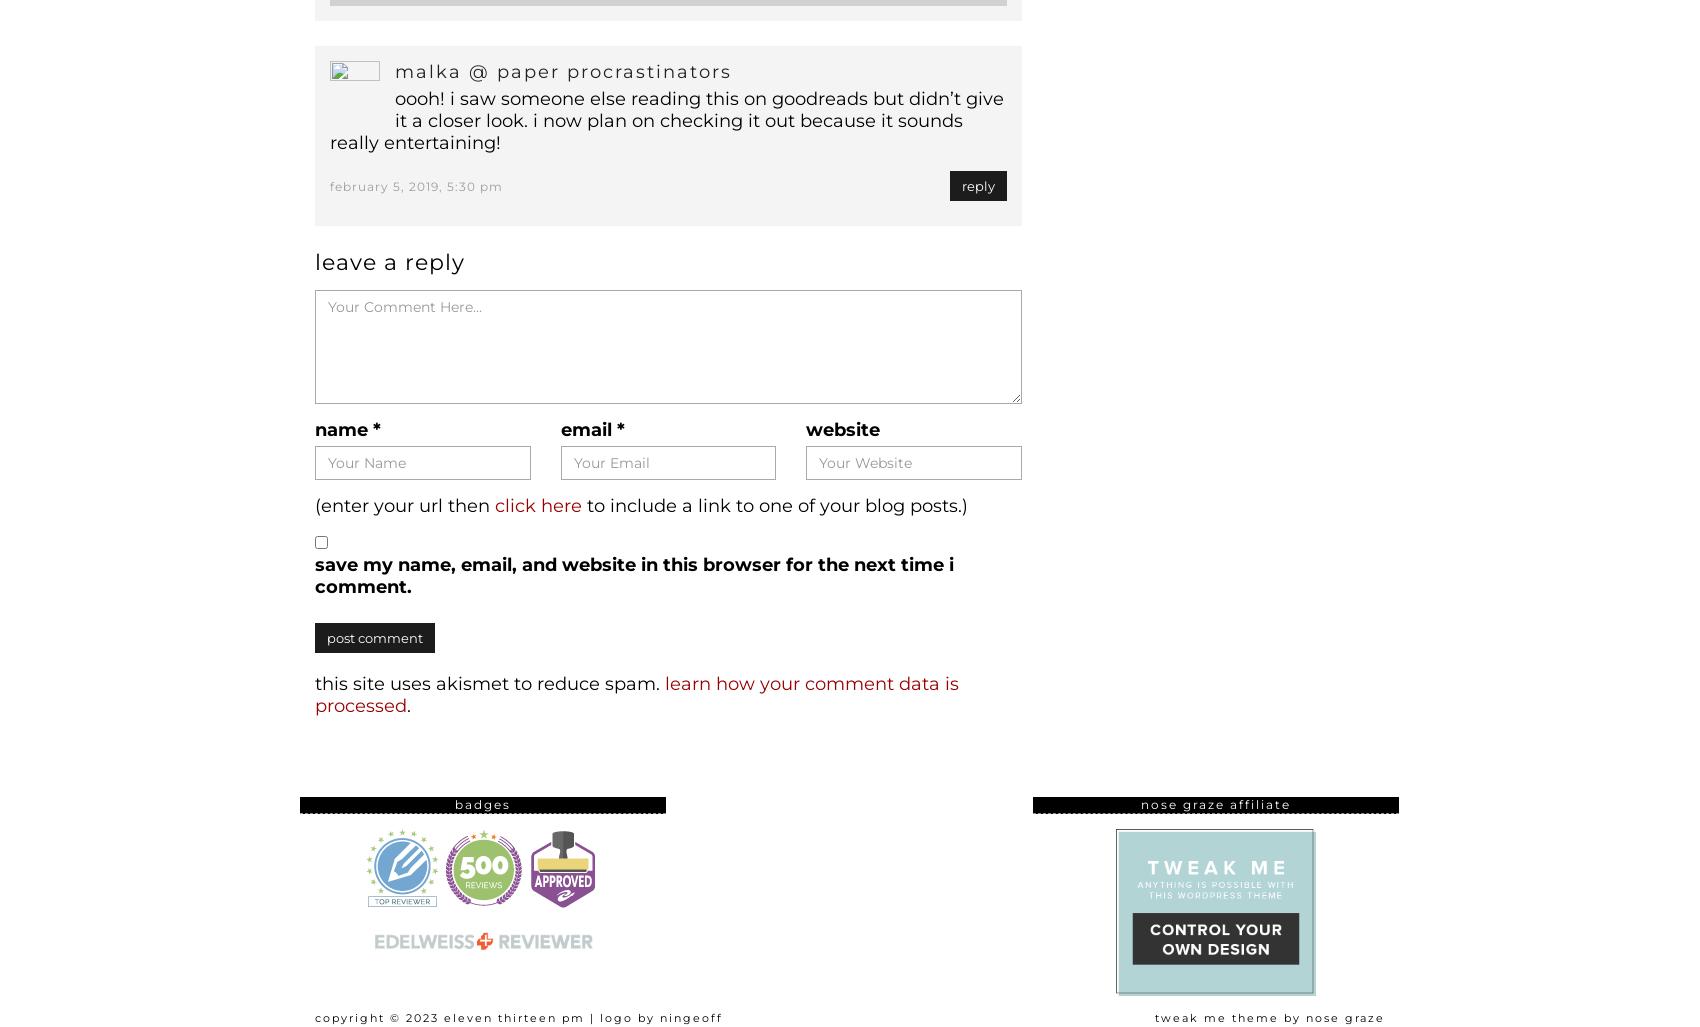 The height and width of the screenshot is (1027, 1700). What do you see at coordinates (635, 694) in the screenshot?
I see `'Learn how your comment data is processed'` at bounding box center [635, 694].